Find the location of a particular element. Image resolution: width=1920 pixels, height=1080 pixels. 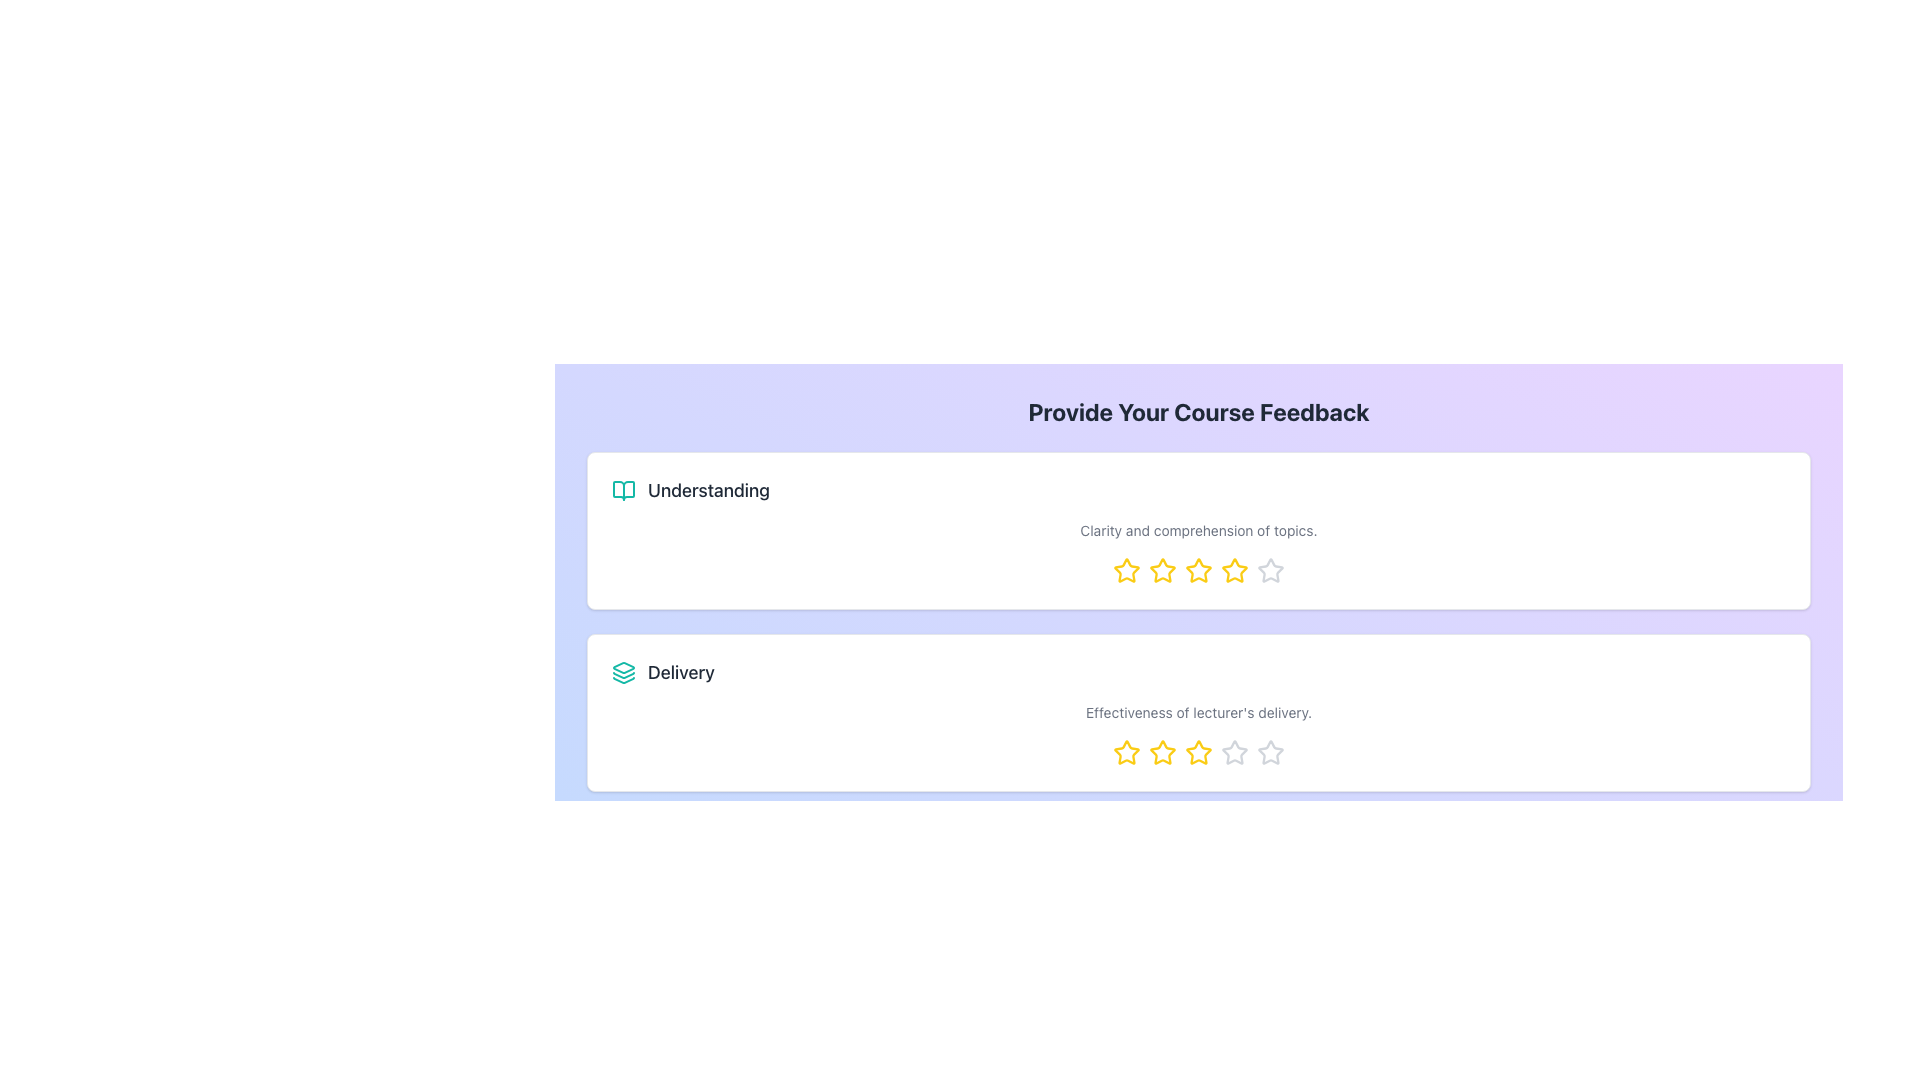

the first star in the rating sequence located in the 'Understanding' section of the course feedback form is located at coordinates (1127, 570).